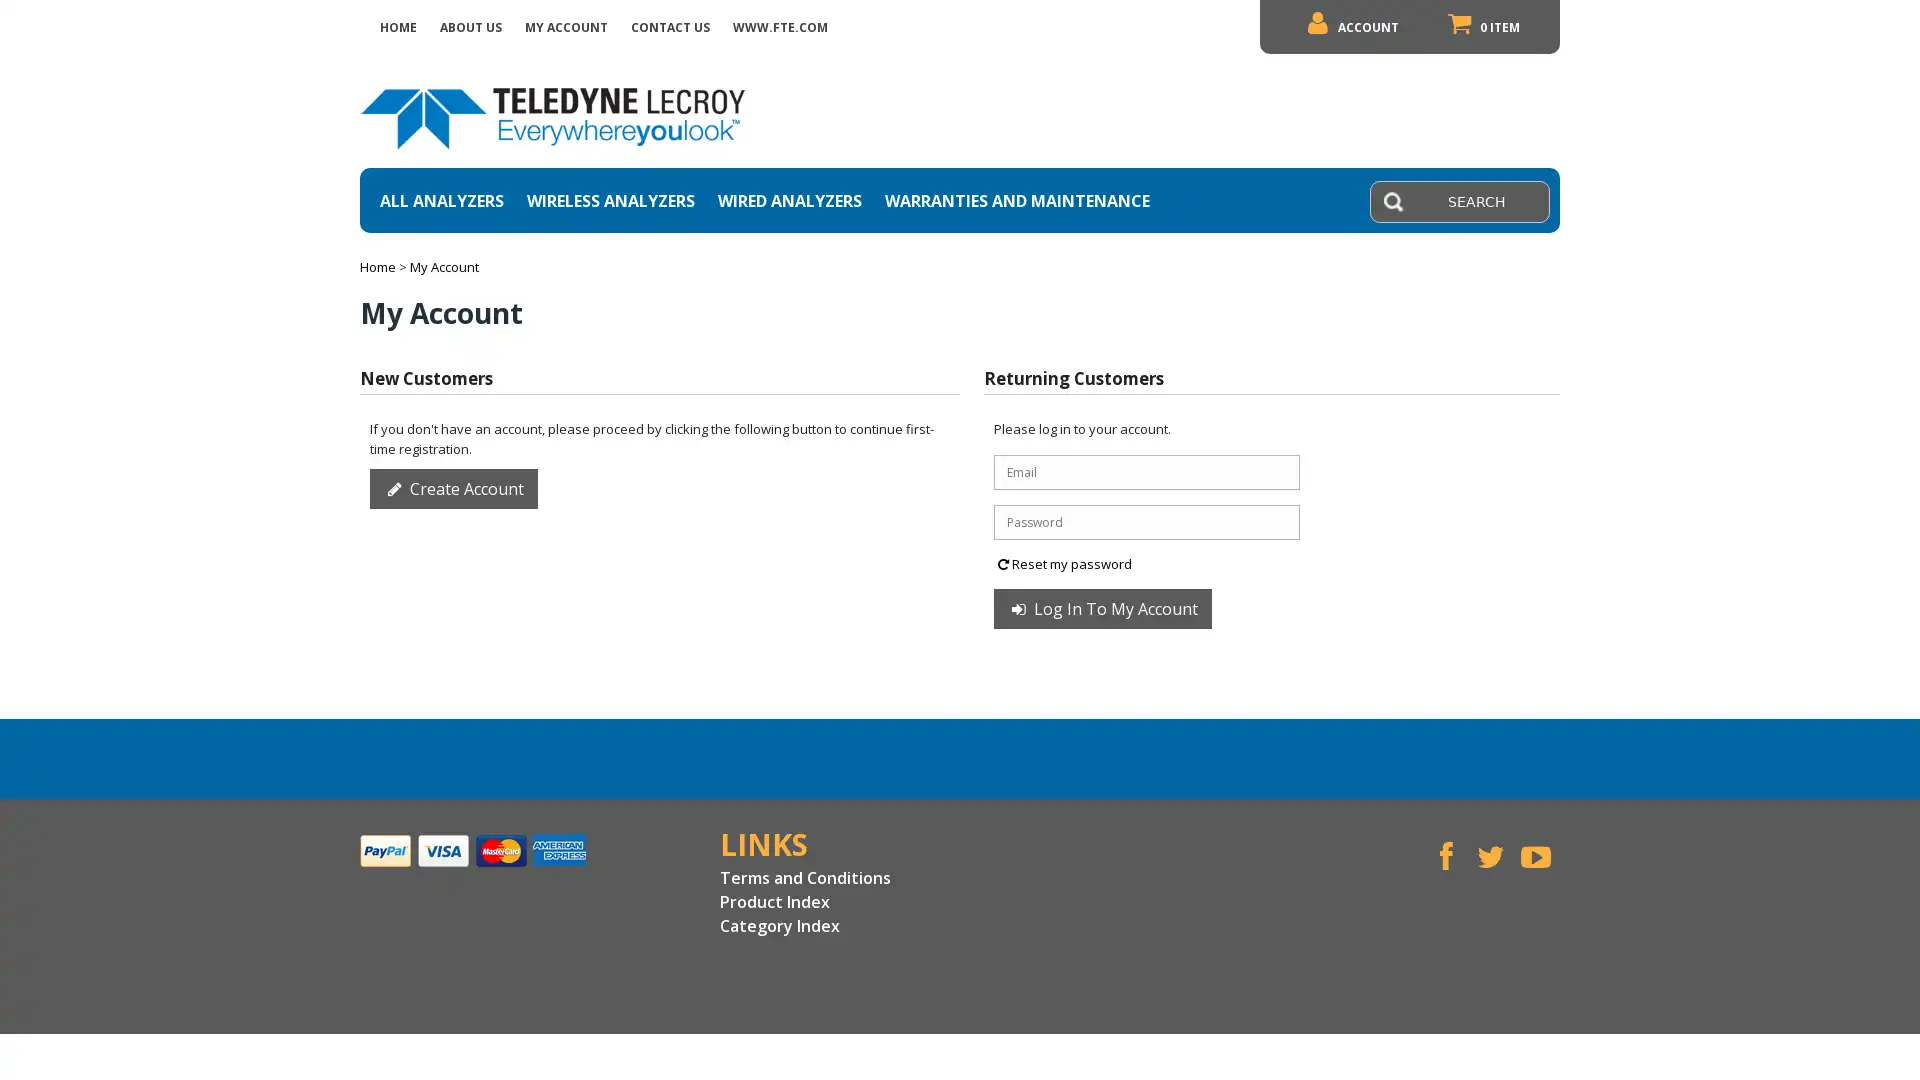 The width and height of the screenshot is (1920, 1080). Describe the element at coordinates (453, 489) in the screenshot. I see `Create Account` at that location.